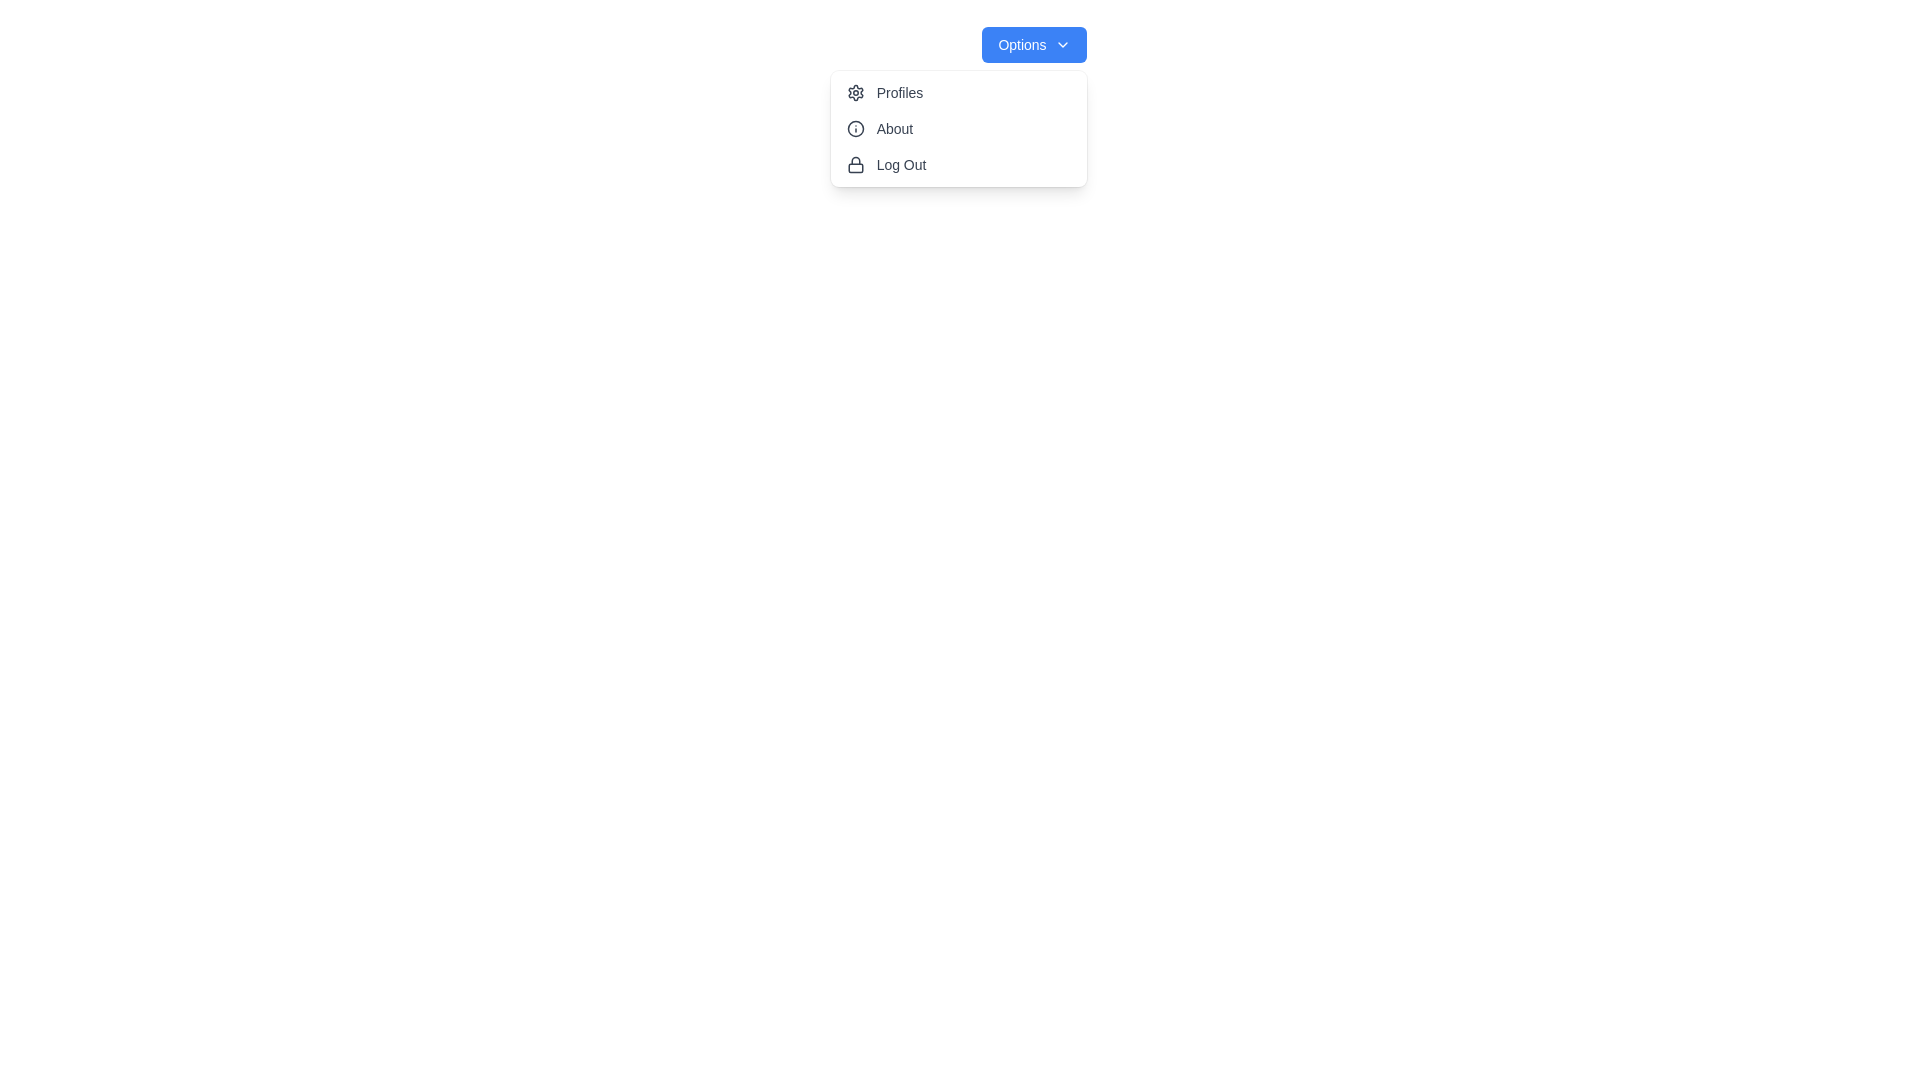  I want to click on the cogwheel-shaped settings icon associated with the 'Profiles' menu option, so click(855, 92).